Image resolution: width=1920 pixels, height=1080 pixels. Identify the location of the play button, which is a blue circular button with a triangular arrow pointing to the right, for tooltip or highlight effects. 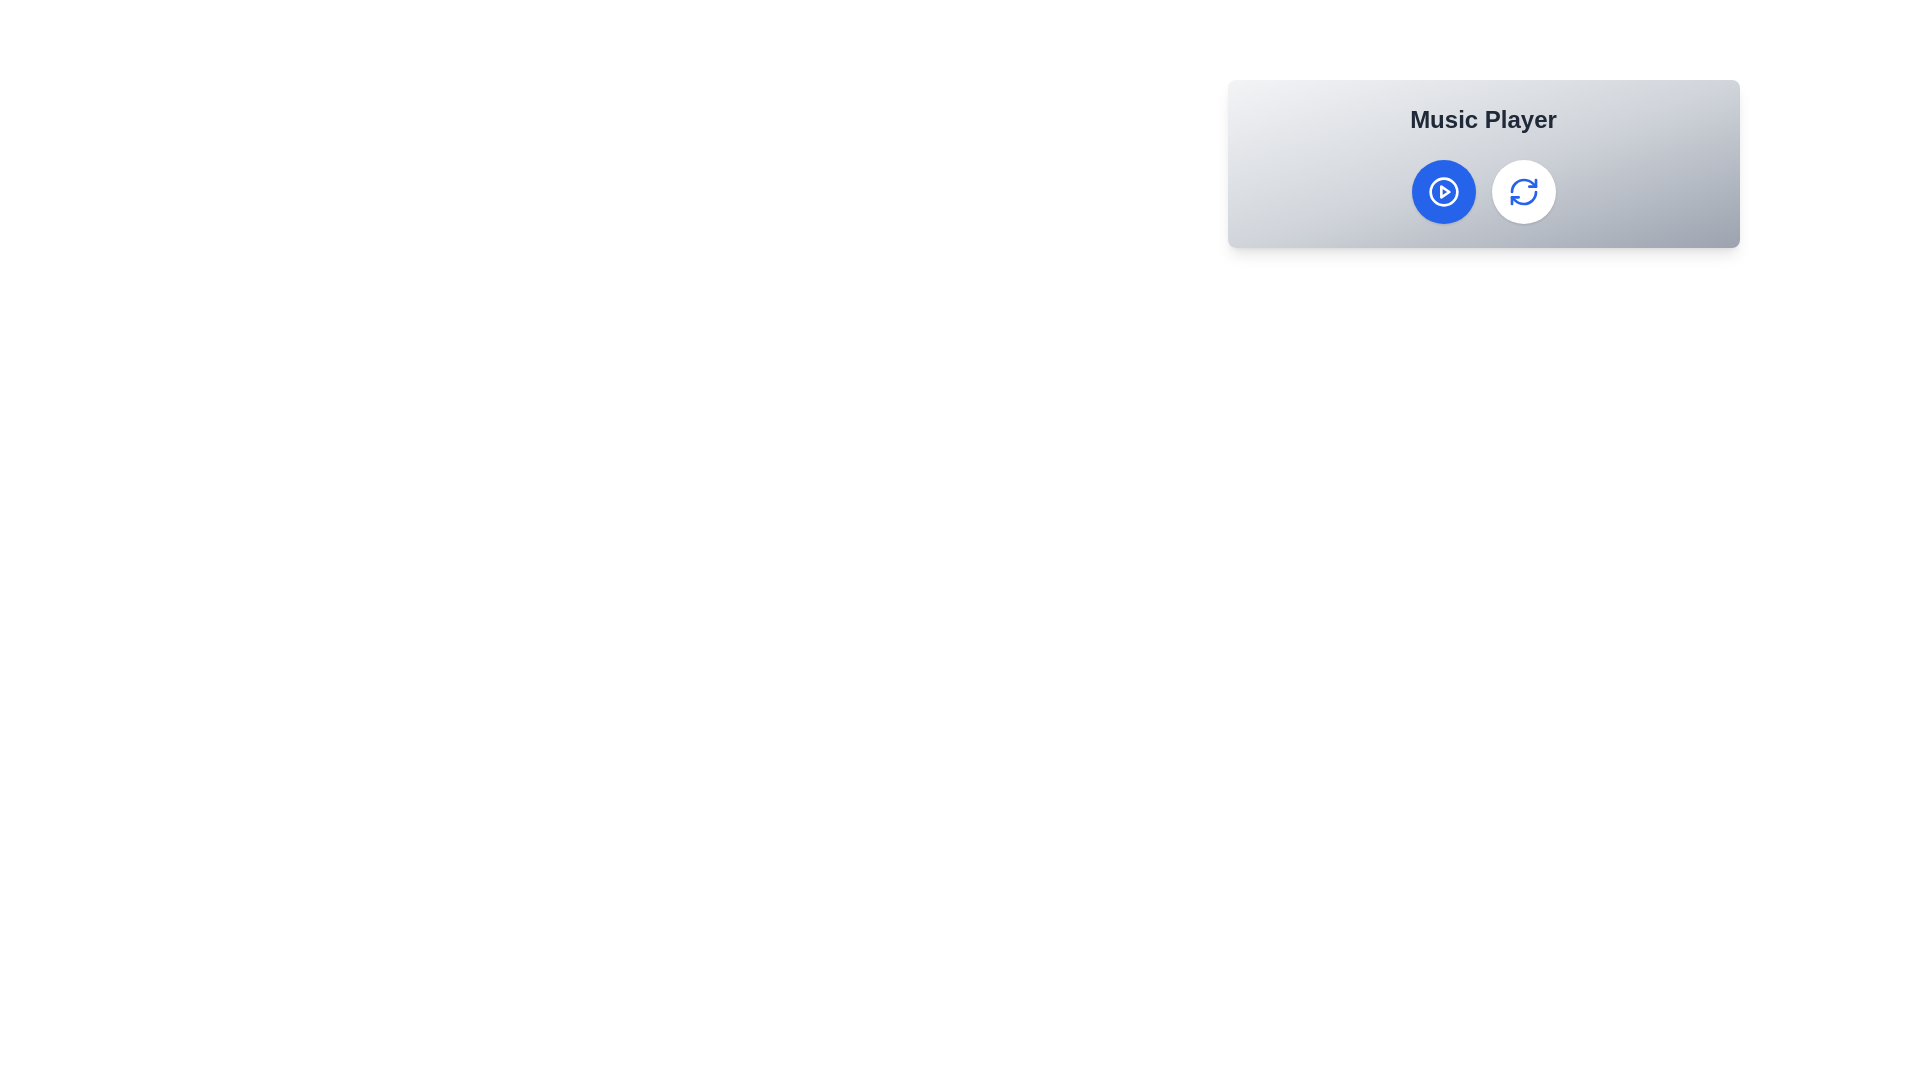
(1444, 192).